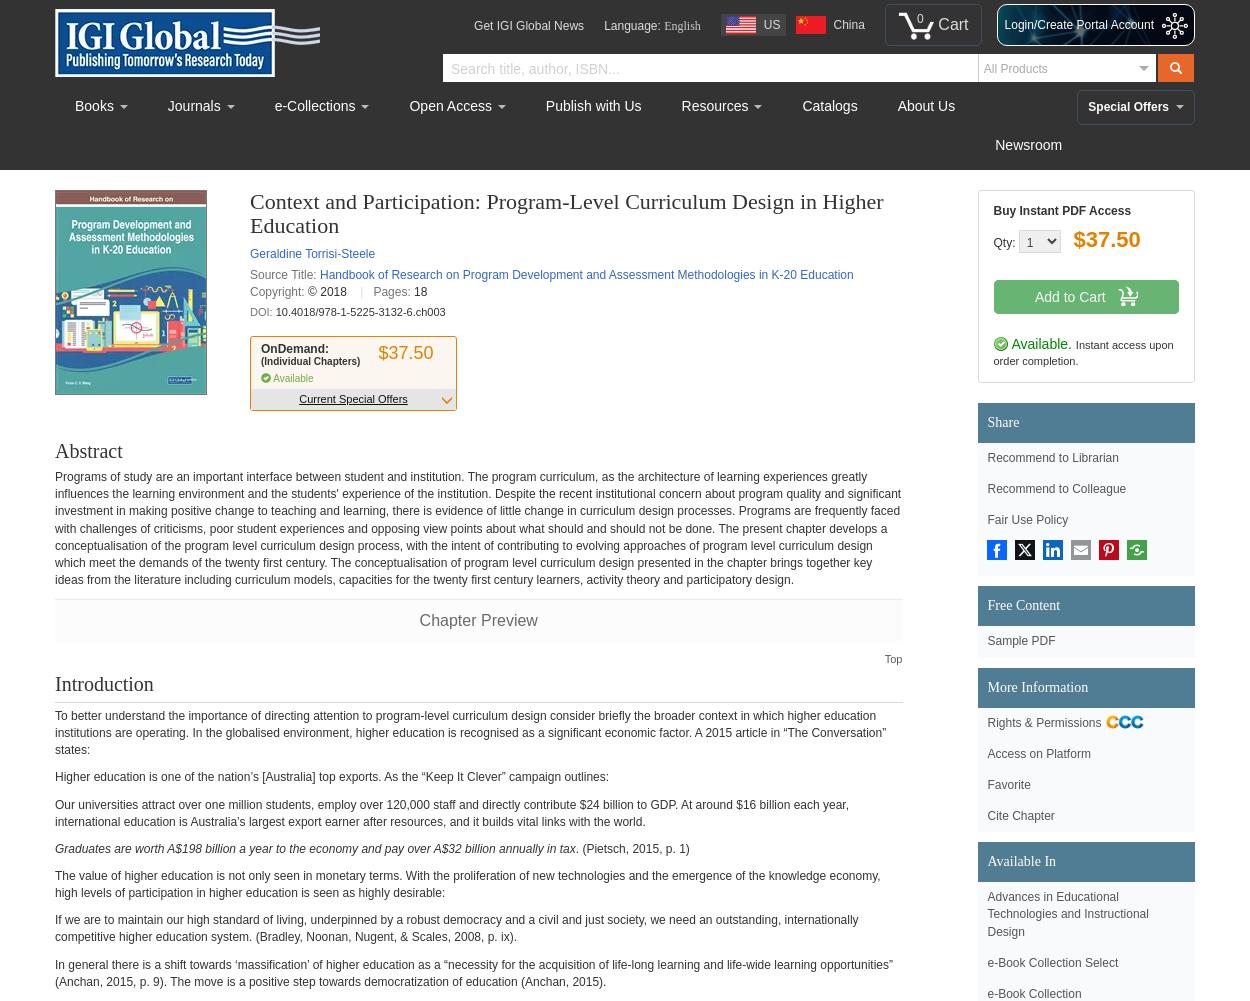 The width and height of the screenshot is (1250, 1001). I want to click on 'English', so click(664, 26).